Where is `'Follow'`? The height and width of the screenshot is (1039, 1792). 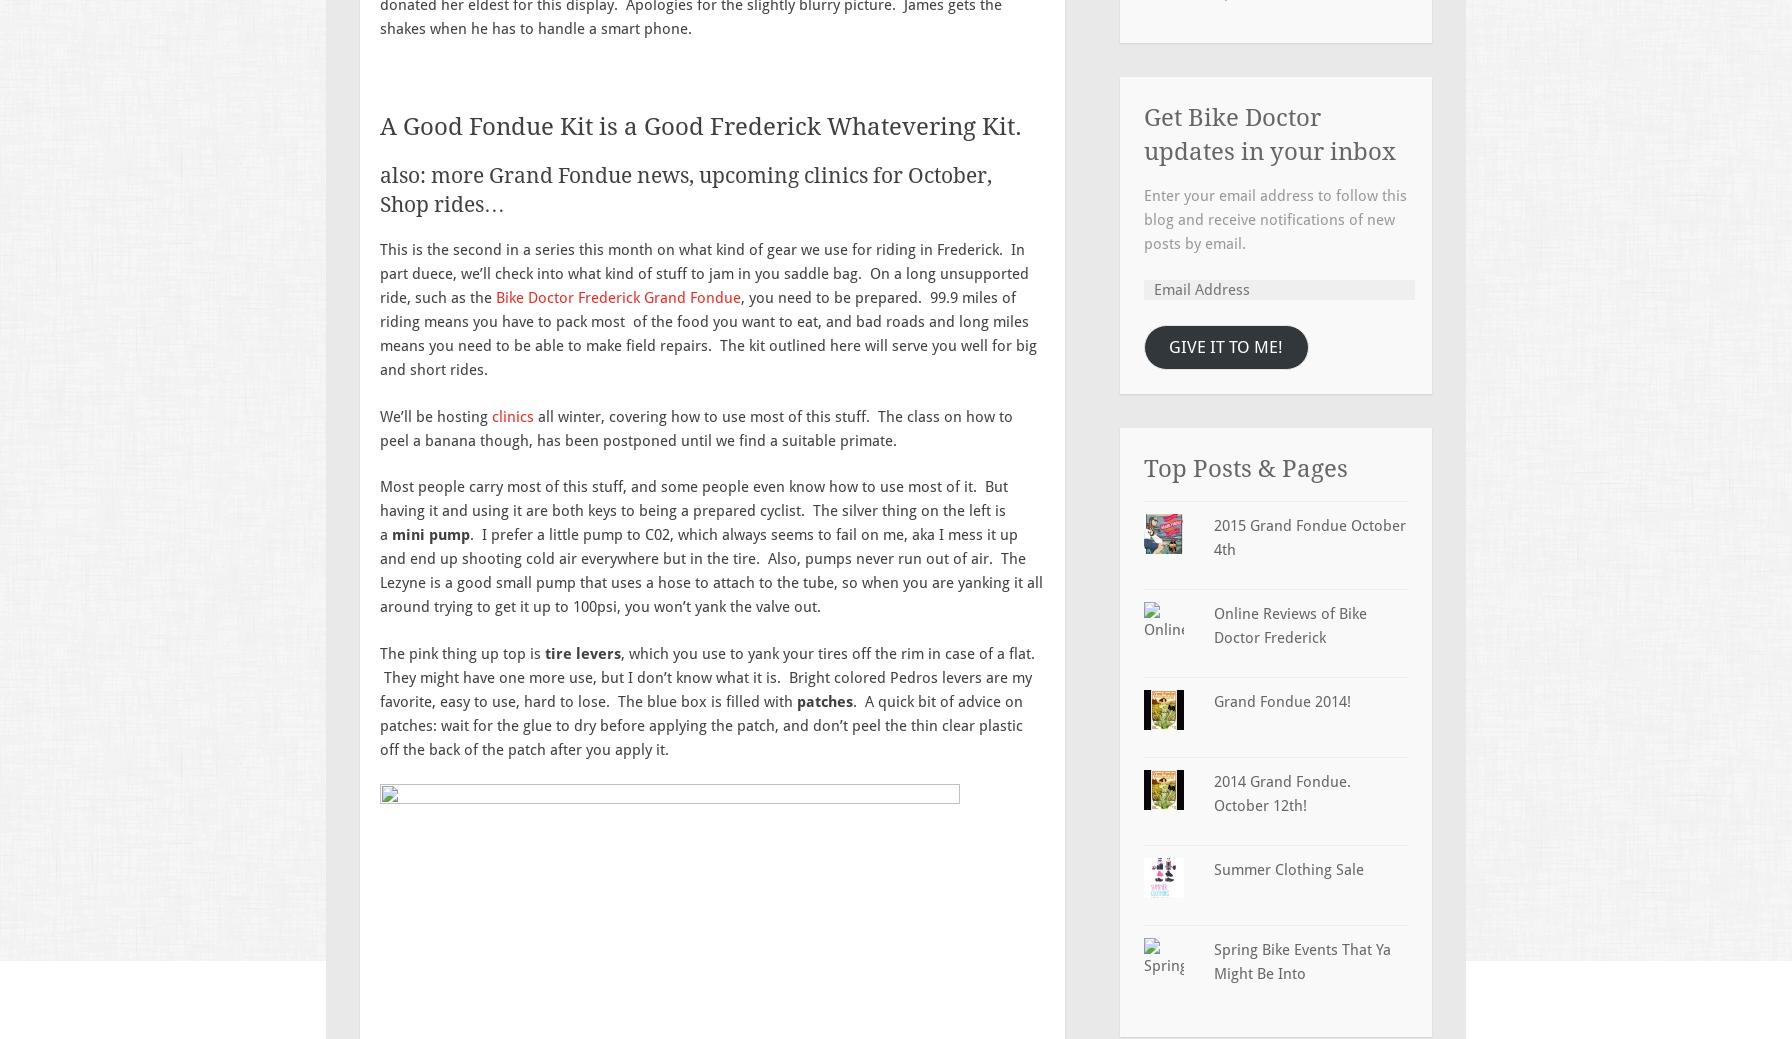
'Follow' is located at coordinates (1711, 933).